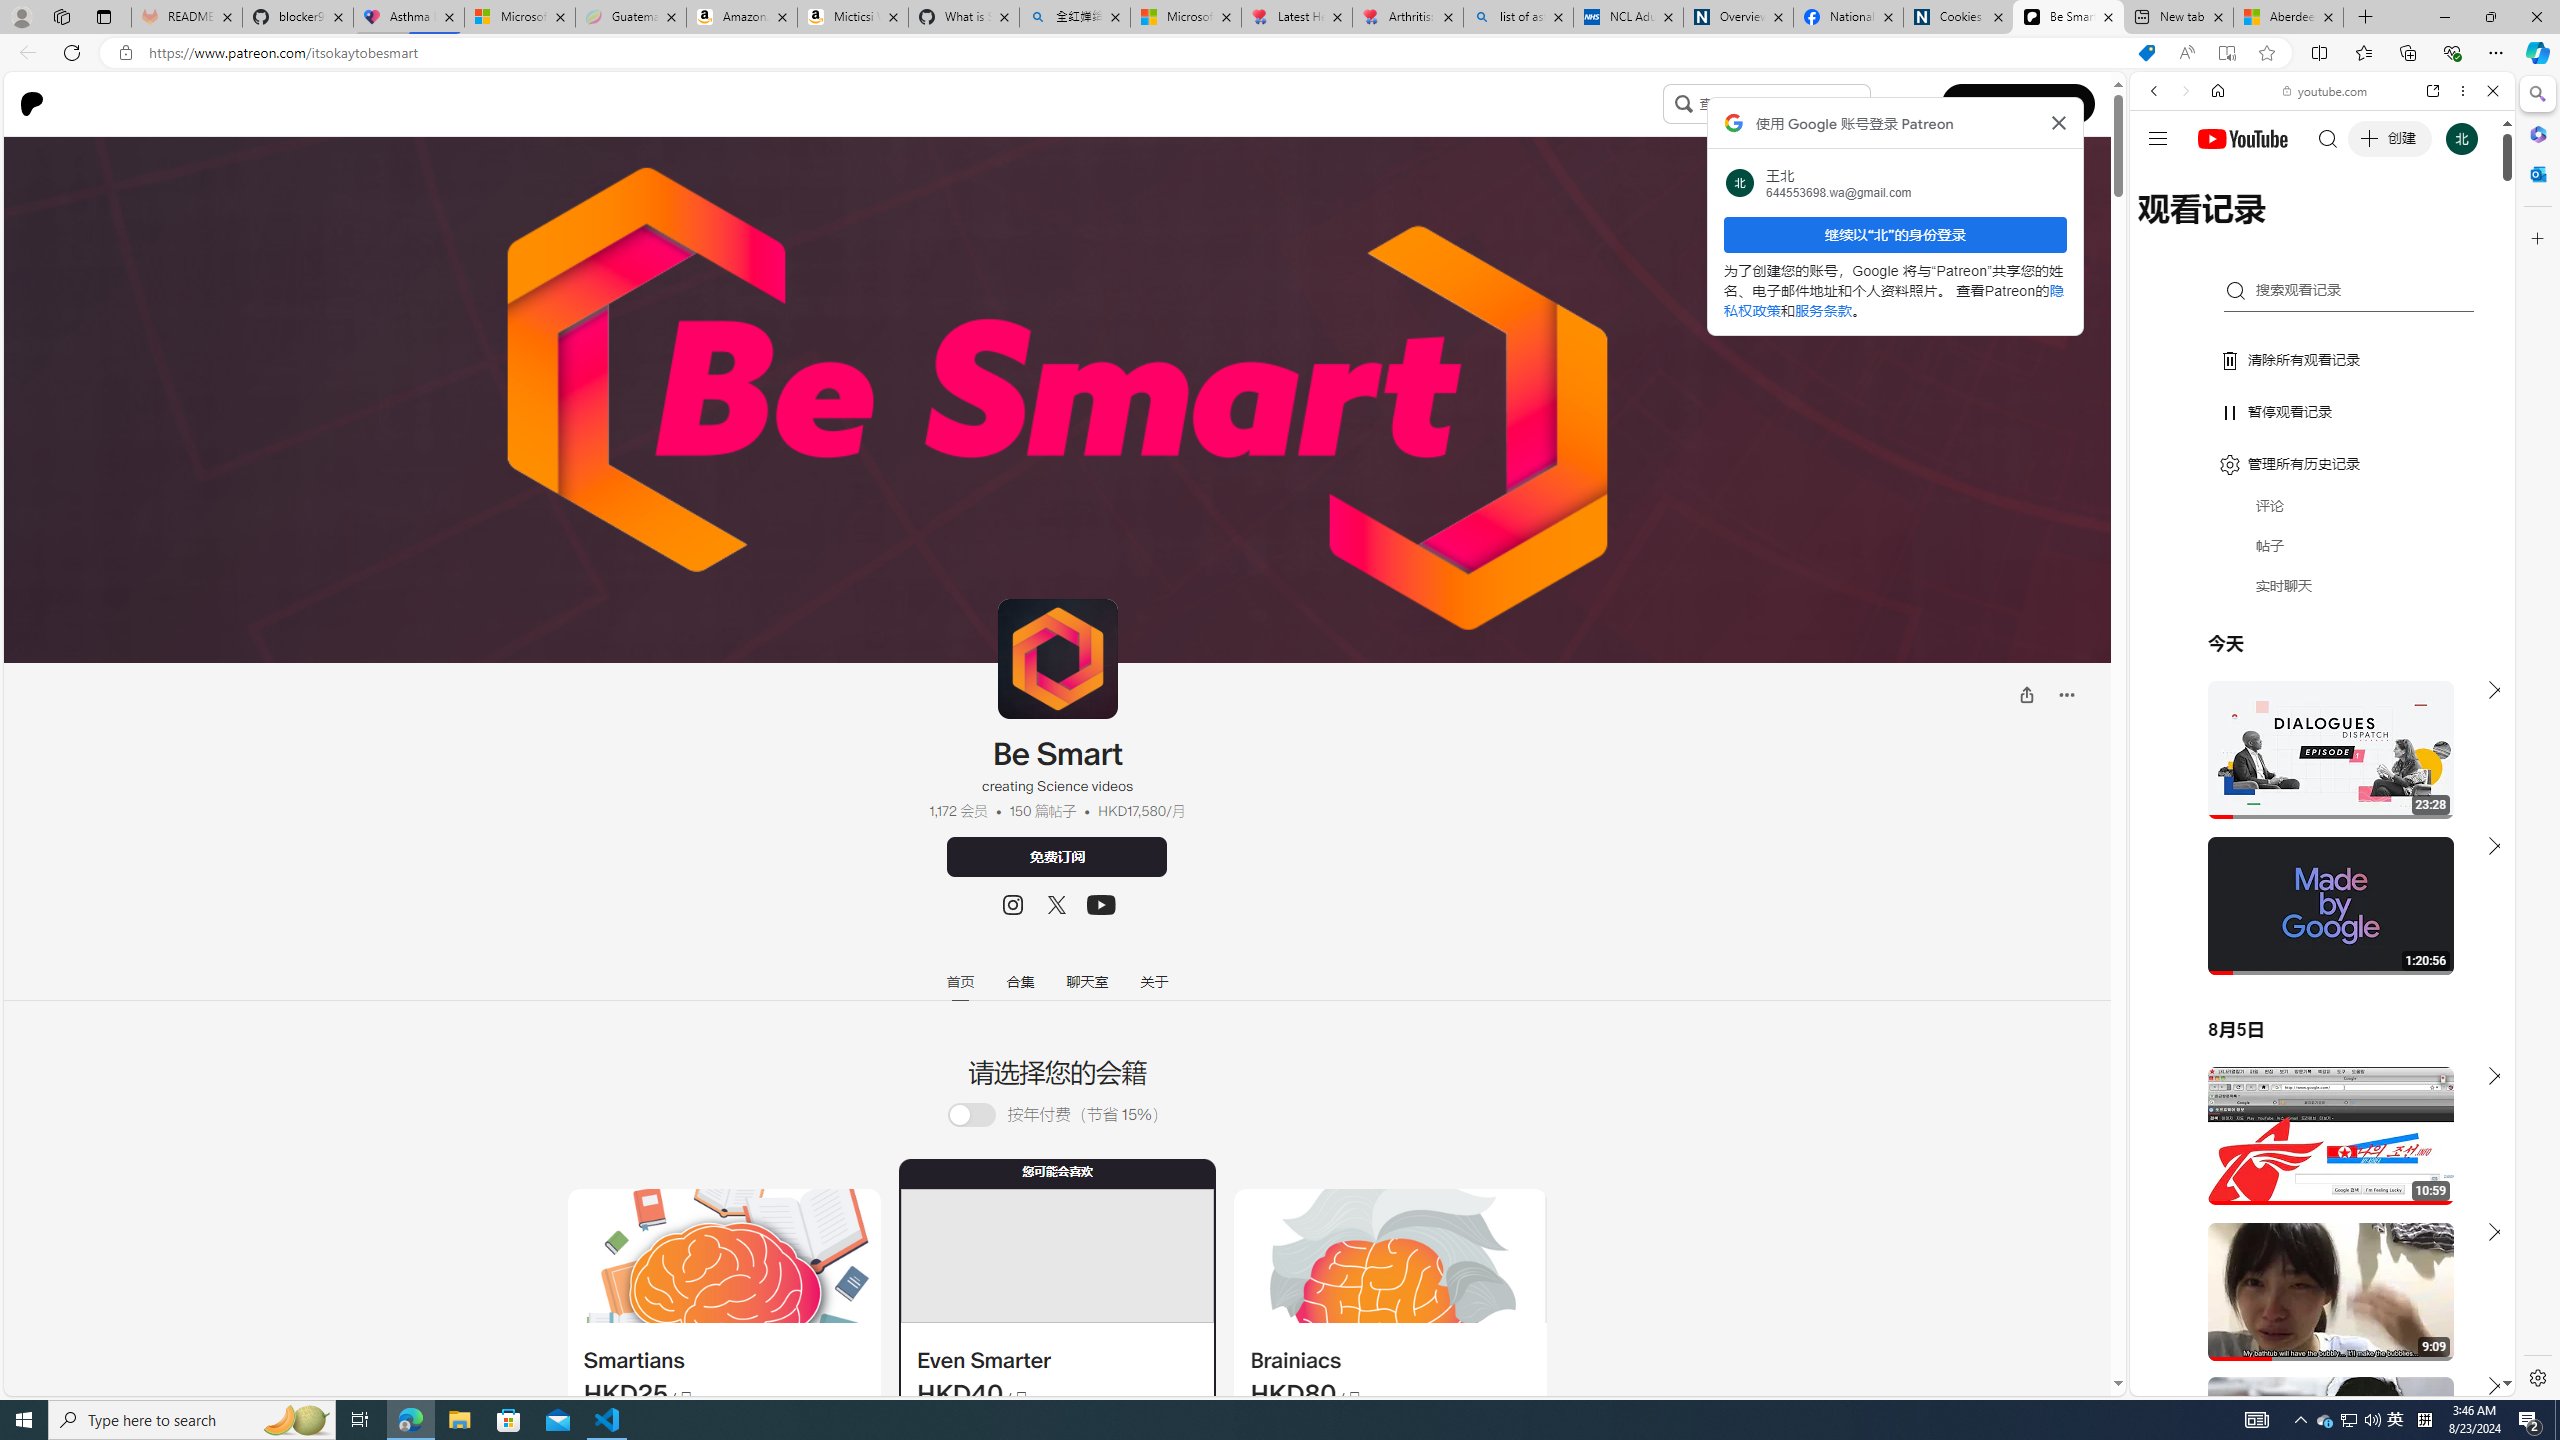 The image size is (2560, 1440). Describe the element at coordinates (38, 103) in the screenshot. I see `'Go to home page'` at that location.